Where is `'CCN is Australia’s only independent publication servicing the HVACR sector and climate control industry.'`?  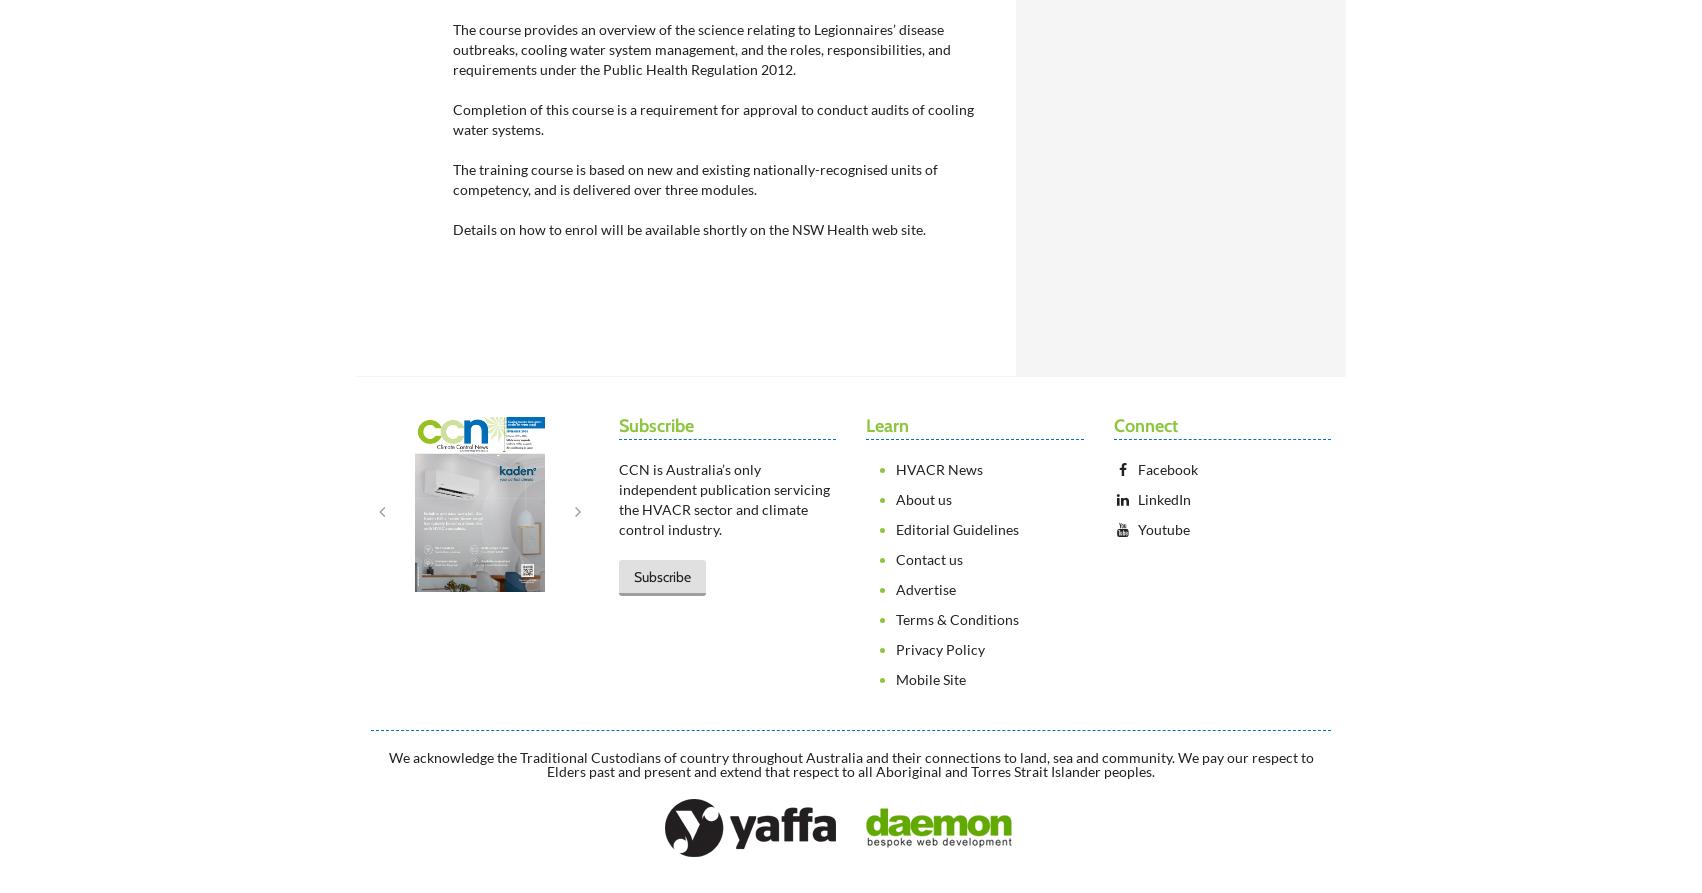 'CCN is Australia’s only independent publication servicing the HVACR sector and climate control industry.' is located at coordinates (617, 498).